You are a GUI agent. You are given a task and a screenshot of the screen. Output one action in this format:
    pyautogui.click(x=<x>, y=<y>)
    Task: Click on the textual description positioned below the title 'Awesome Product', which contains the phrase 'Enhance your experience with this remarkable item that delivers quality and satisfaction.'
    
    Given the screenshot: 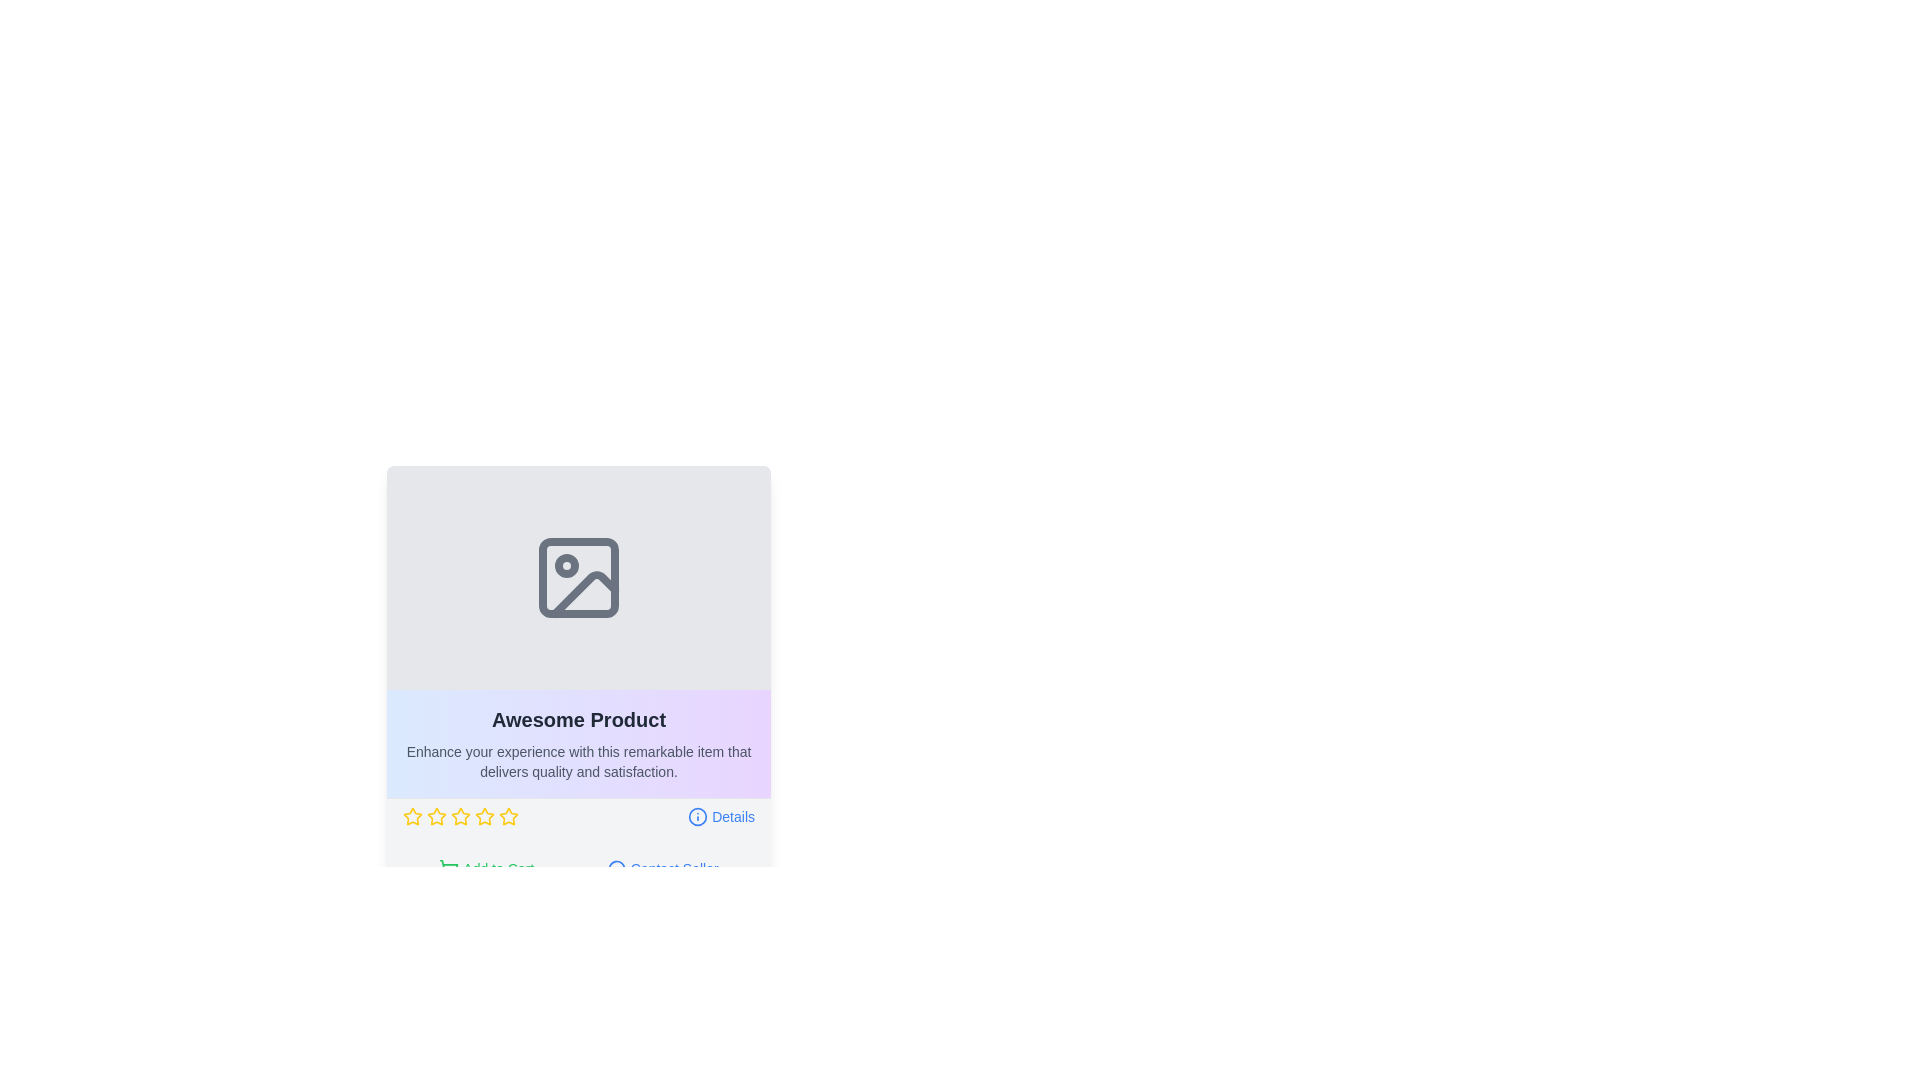 What is the action you would take?
    pyautogui.click(x=578, y=762)
    